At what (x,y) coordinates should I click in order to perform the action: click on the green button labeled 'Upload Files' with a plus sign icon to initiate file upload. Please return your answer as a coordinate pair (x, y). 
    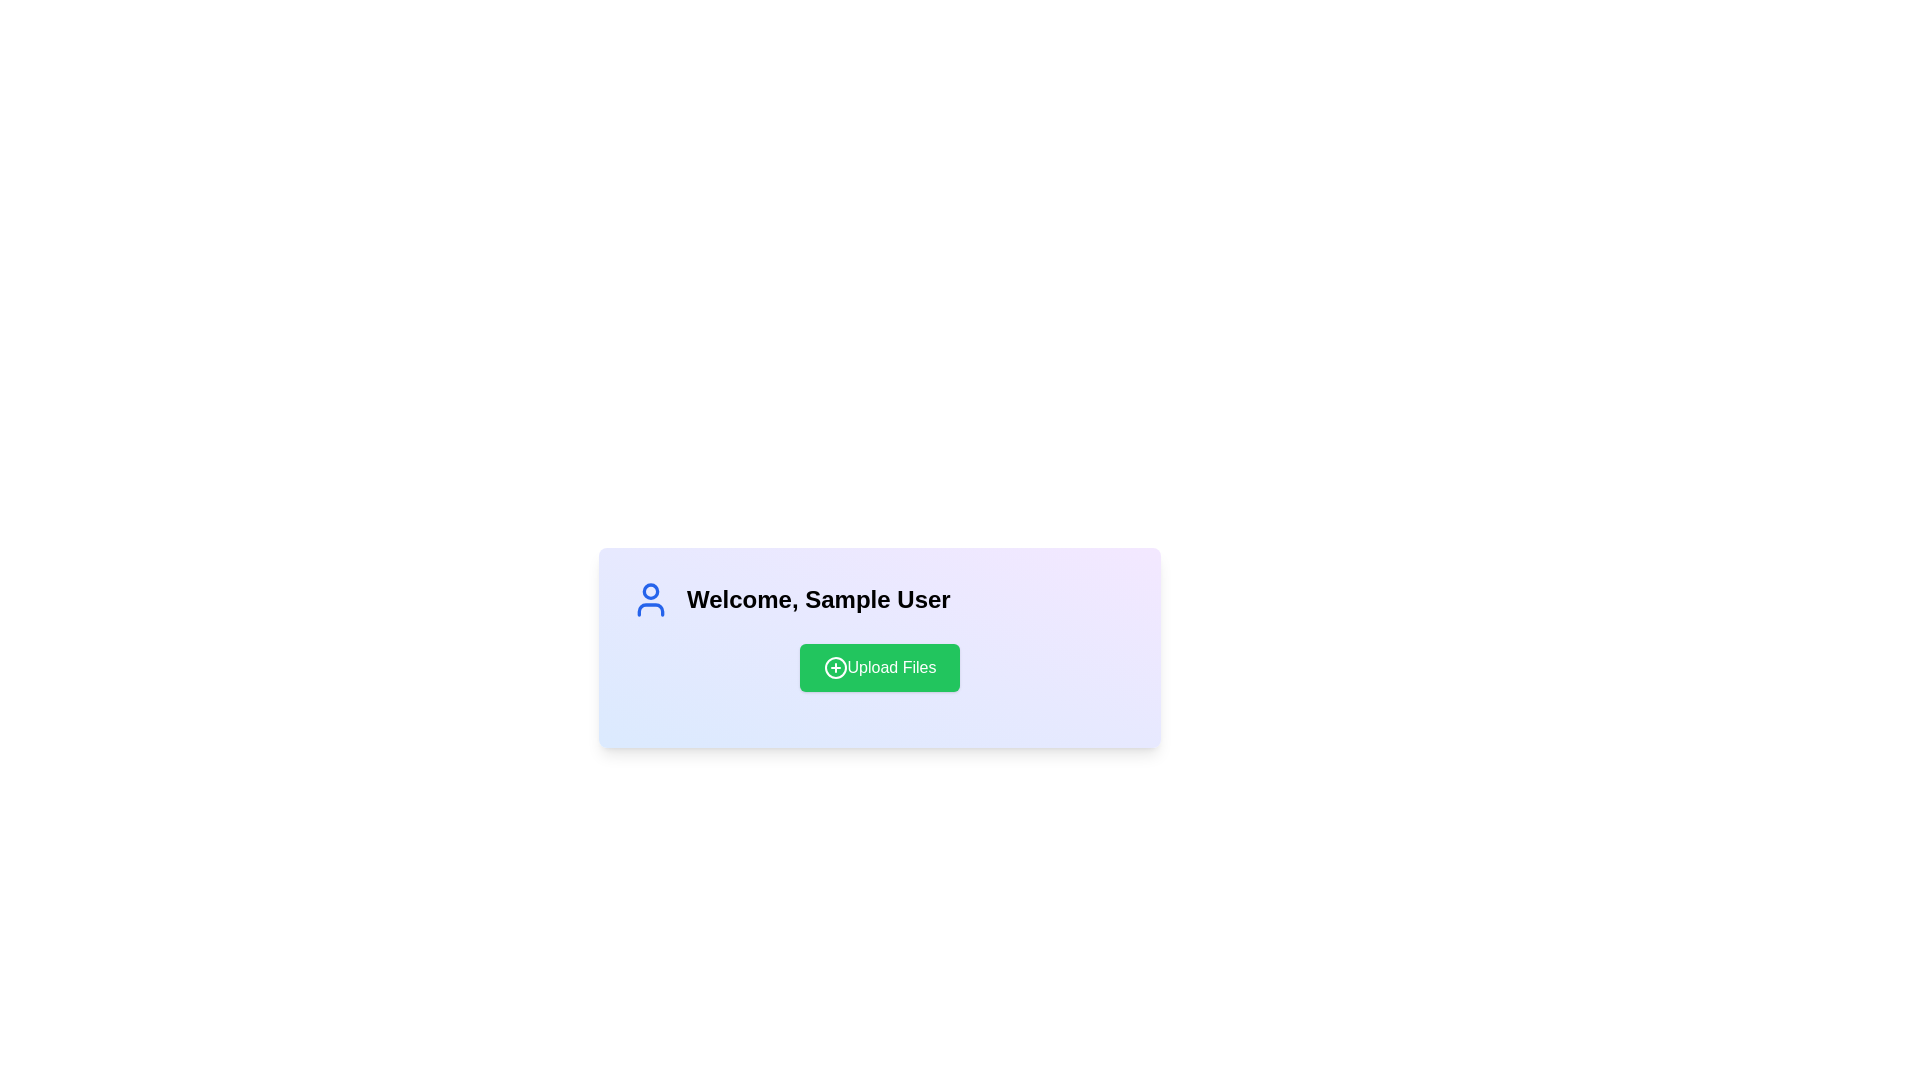
    Looking at the image, I should click on (879, 667).